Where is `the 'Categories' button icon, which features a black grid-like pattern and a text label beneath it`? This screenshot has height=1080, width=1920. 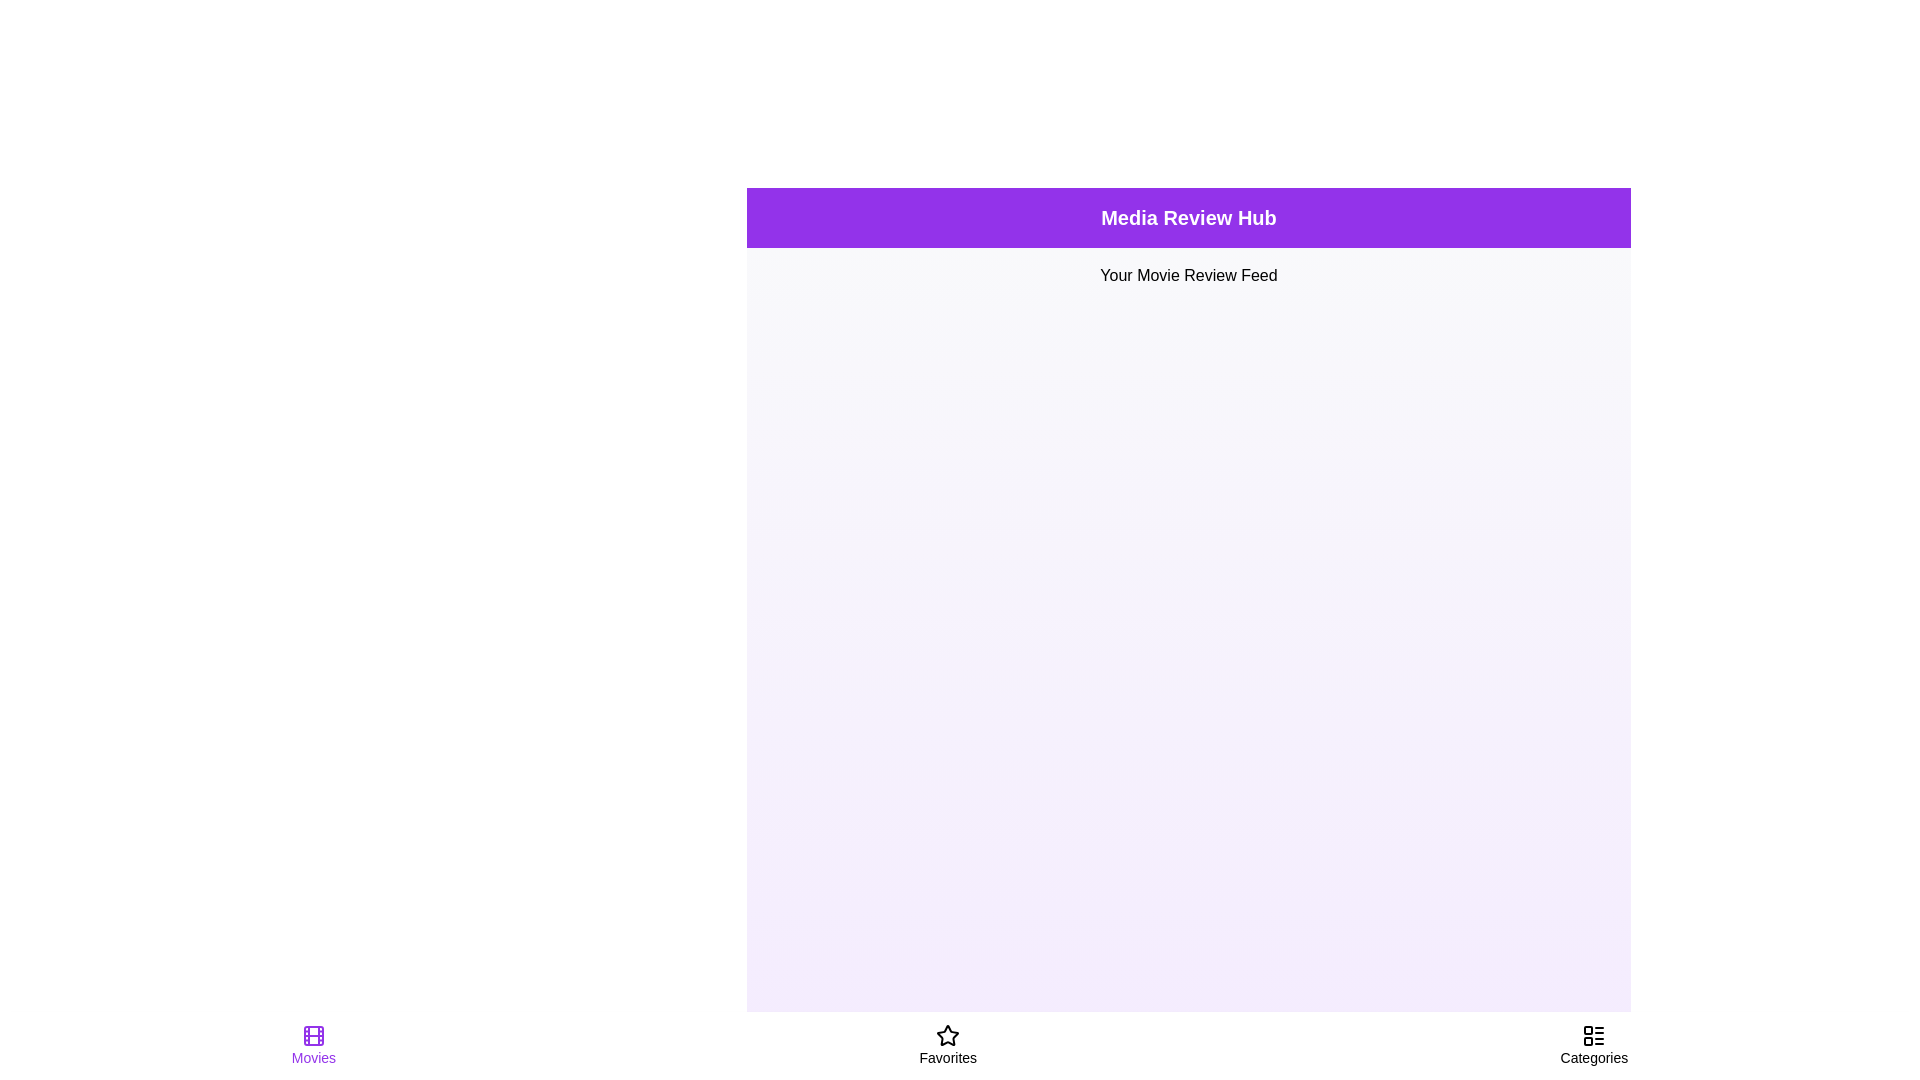
the 'Categories' button icon, which features a black grid-like pattern and a text label beneath it is located at coordinates (1593, 1044).